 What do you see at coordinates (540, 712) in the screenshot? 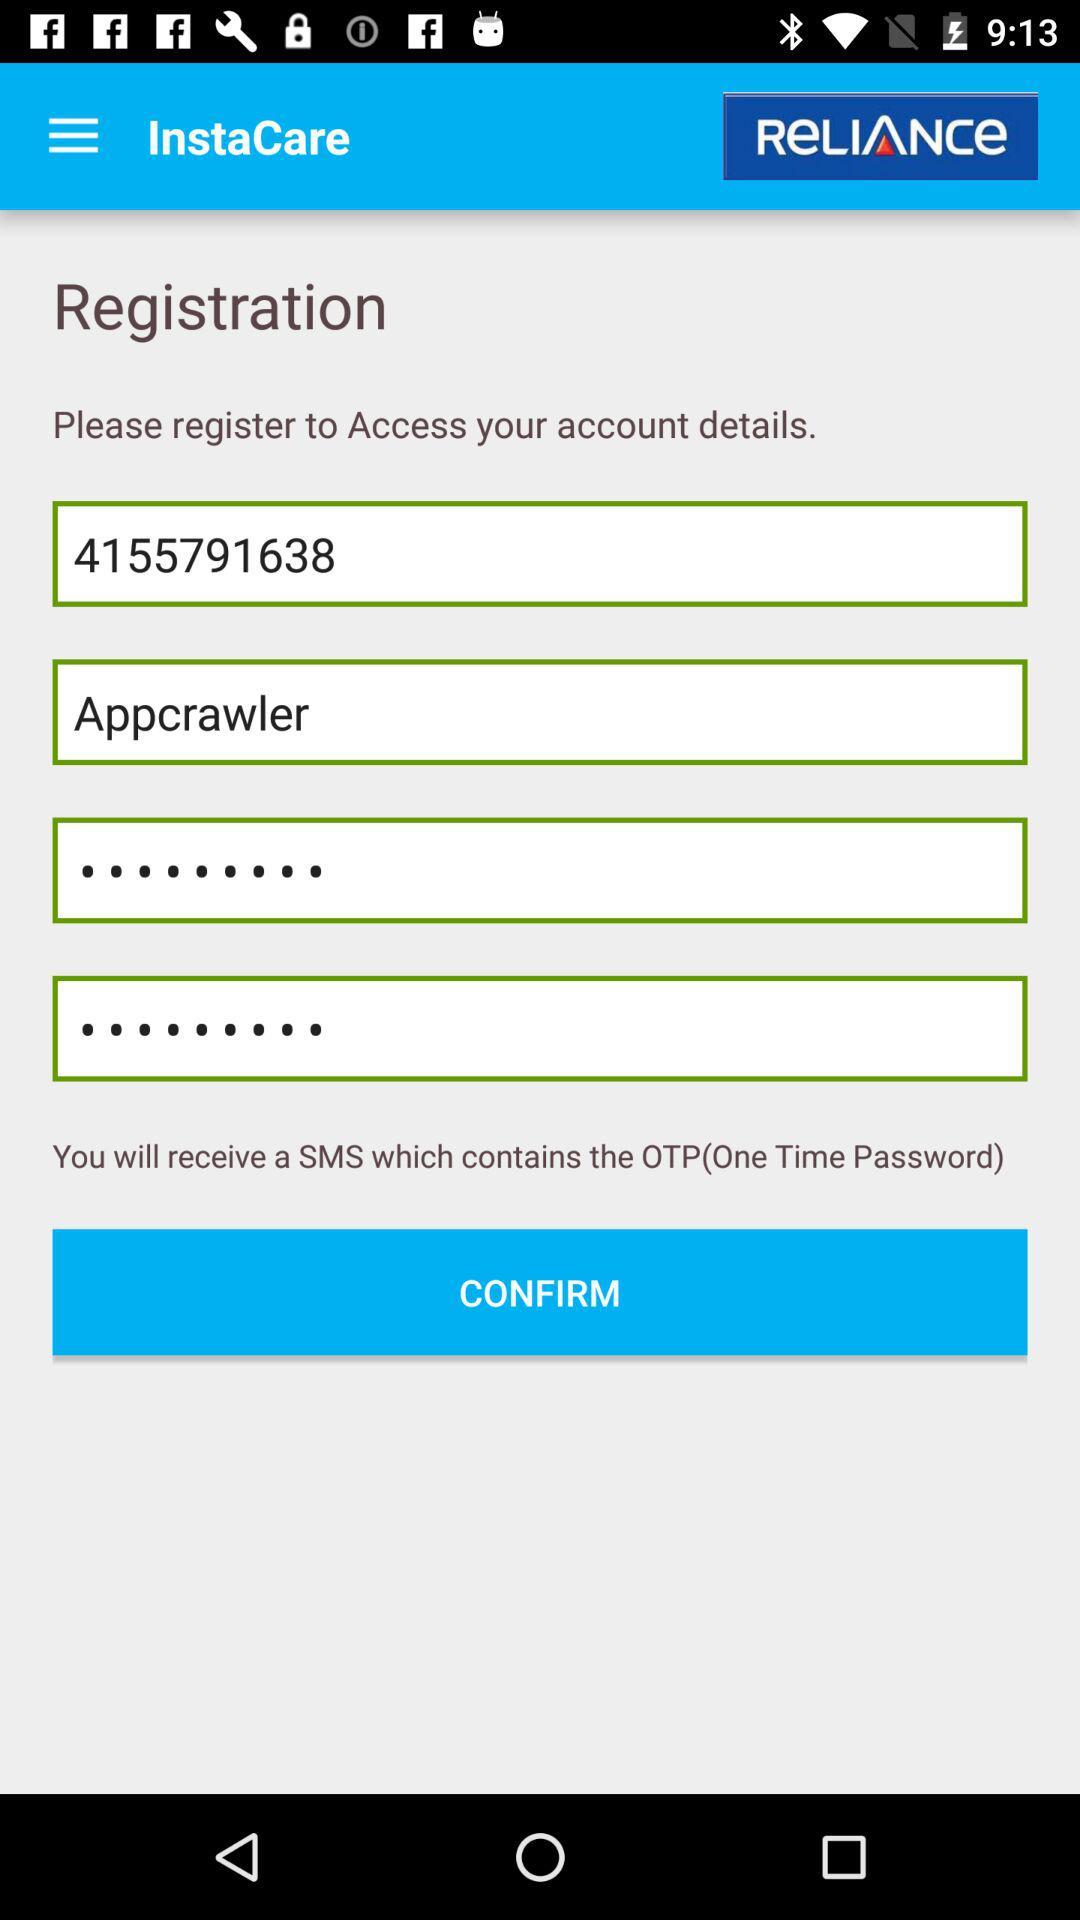
I see `appcrawler` at bounding box center [540, 712].